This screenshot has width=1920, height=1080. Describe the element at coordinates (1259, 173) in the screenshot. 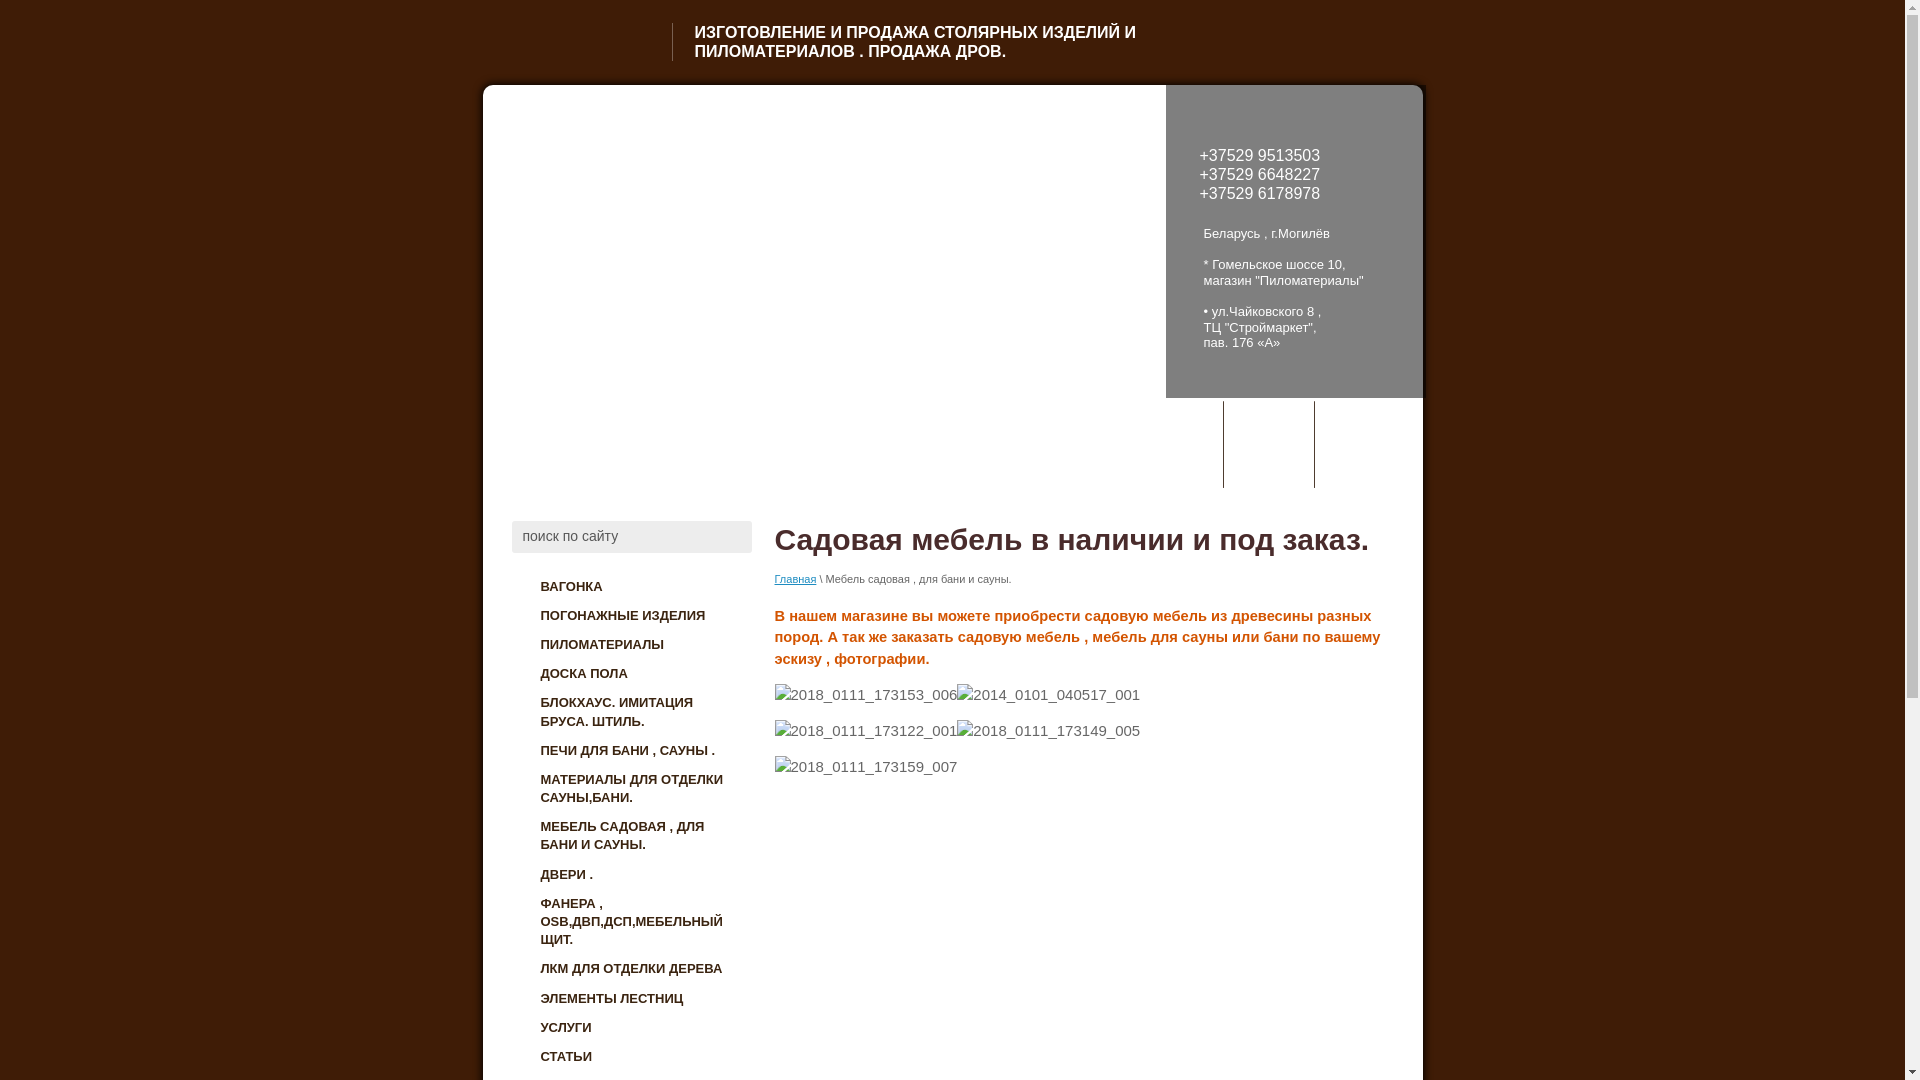

I see `'+37529 6648227'` at that location.